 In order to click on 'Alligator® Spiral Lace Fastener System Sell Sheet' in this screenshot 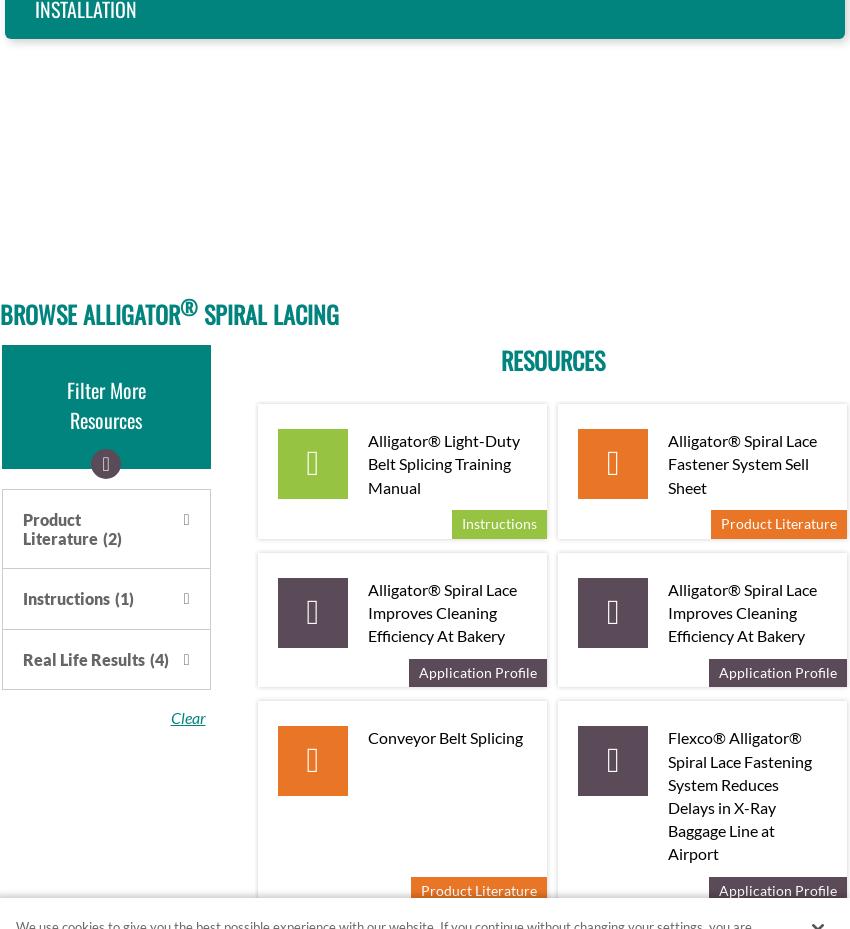, I will do `click(742, 462)`.